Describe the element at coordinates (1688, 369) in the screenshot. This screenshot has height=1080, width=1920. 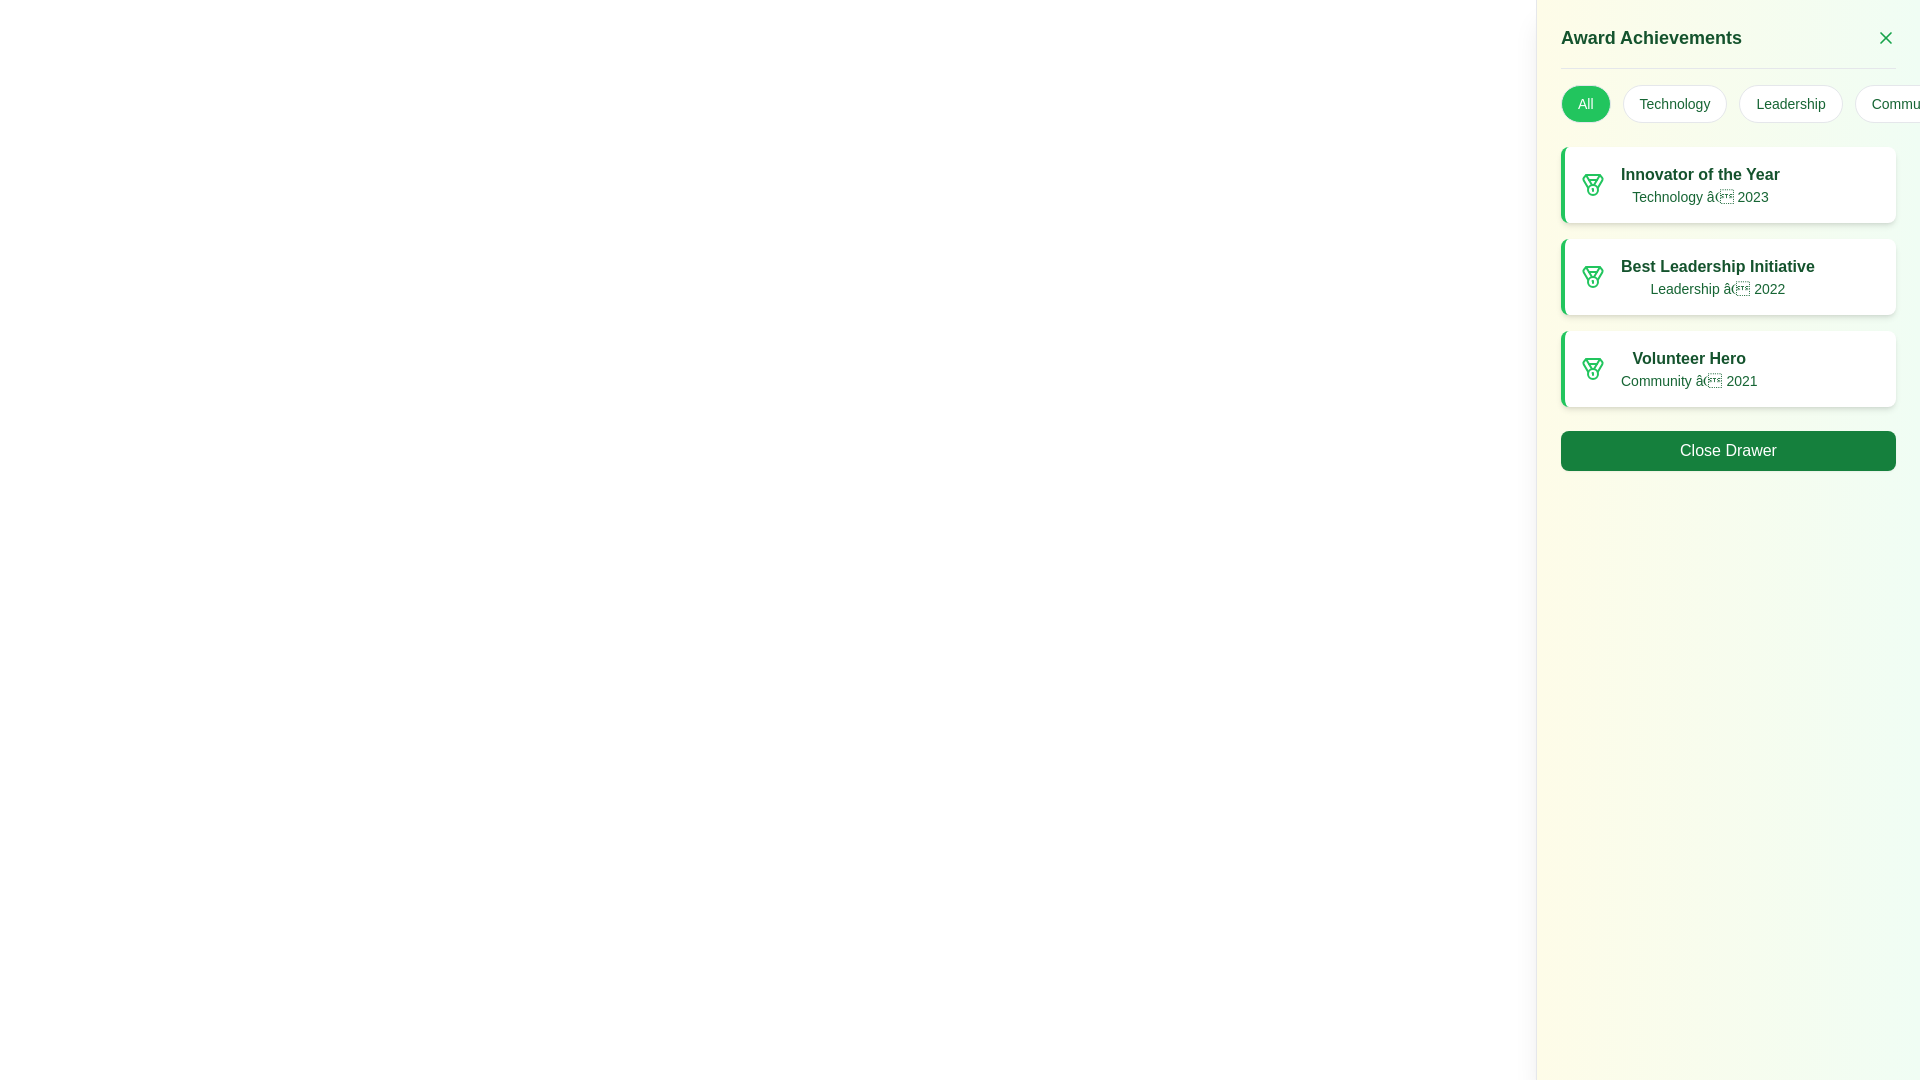
I see `the 'Volunteer Hero' textual display element, which is styled in bold dark green and located in a white card with rounded corners, positioned between 'Best Leadership Initiative' and the 'Close Drawer' button` at that location.